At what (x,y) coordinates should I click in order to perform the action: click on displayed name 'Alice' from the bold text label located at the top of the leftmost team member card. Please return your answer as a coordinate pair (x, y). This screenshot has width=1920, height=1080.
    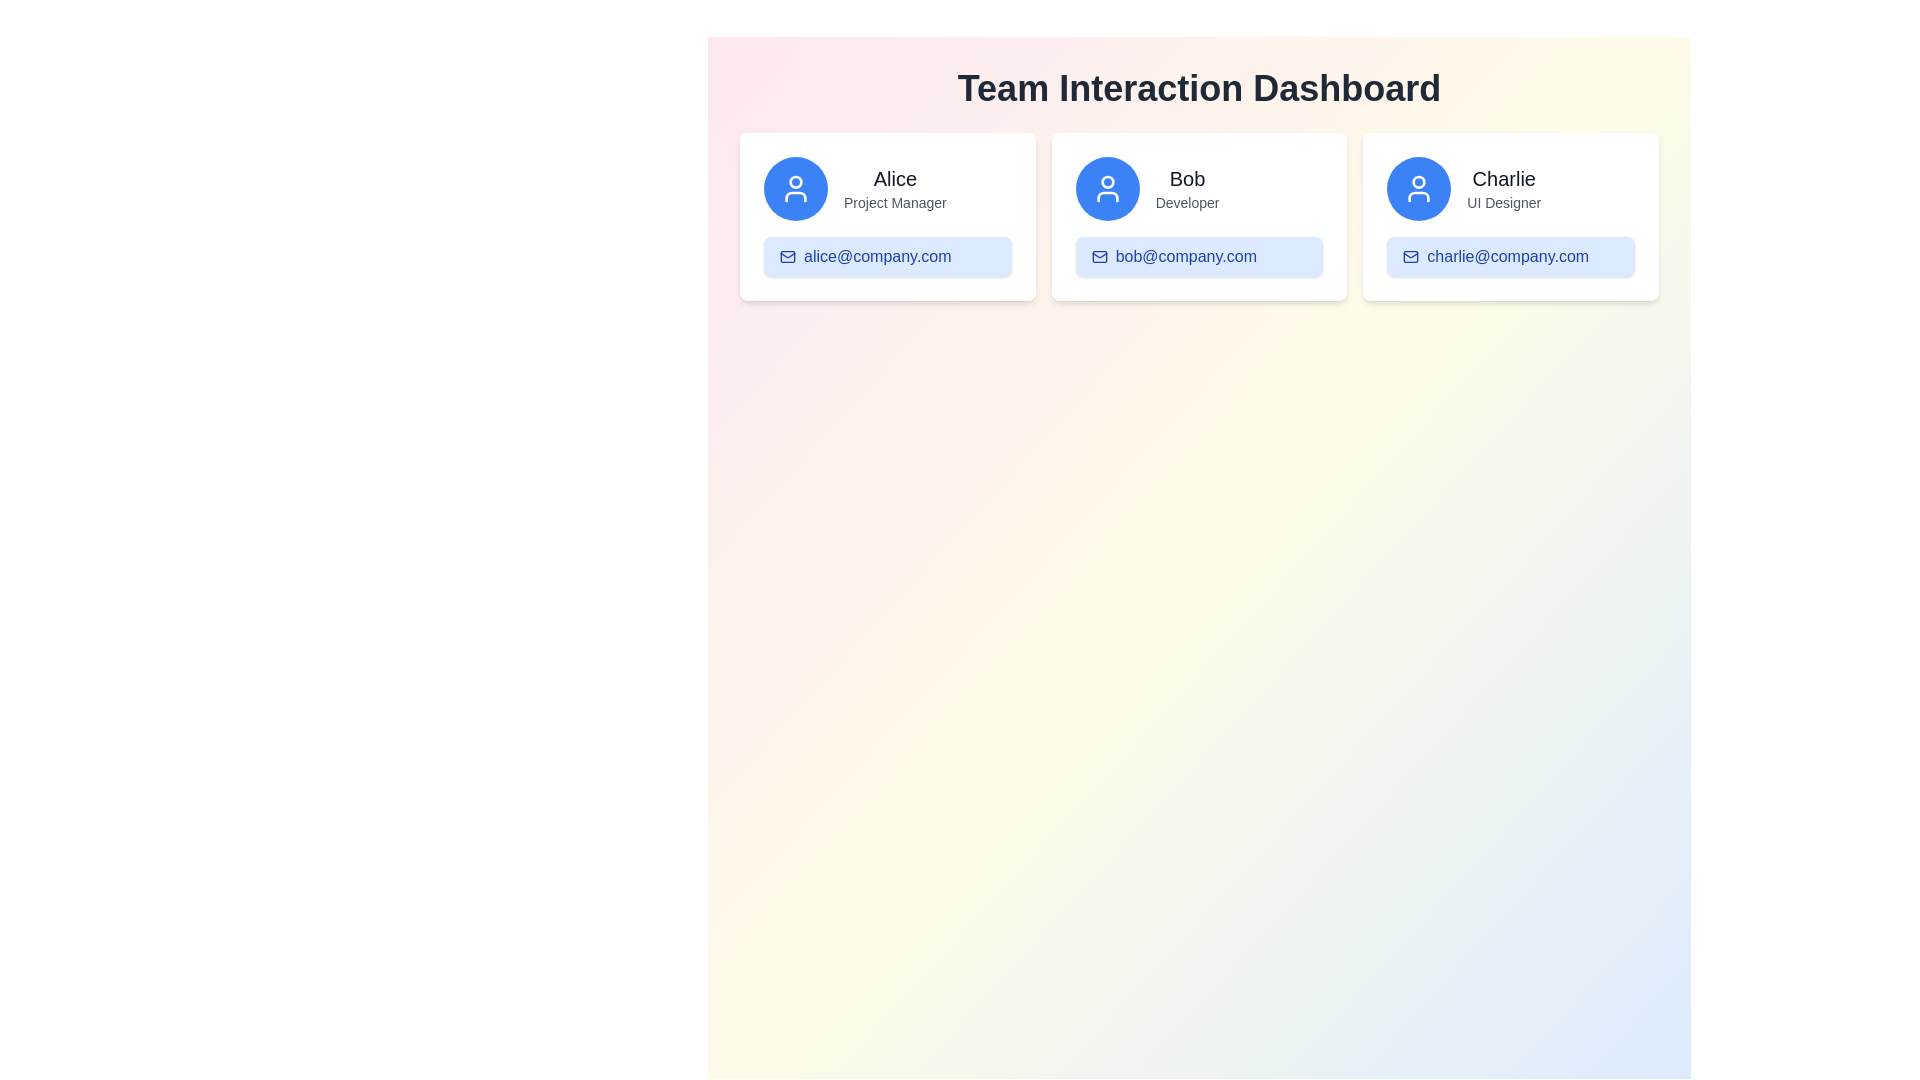
    Looking at the image, I should click on (894, 177).